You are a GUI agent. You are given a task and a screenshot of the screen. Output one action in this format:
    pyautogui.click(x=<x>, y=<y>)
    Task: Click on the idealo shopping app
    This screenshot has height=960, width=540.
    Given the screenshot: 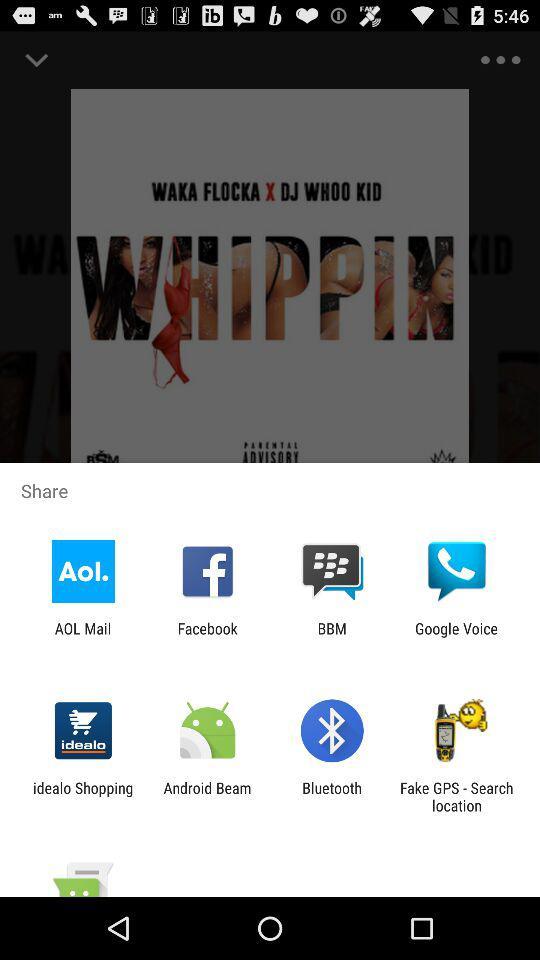 What is the action you would take?
    pyautogui.click(x=82, y=796)
    